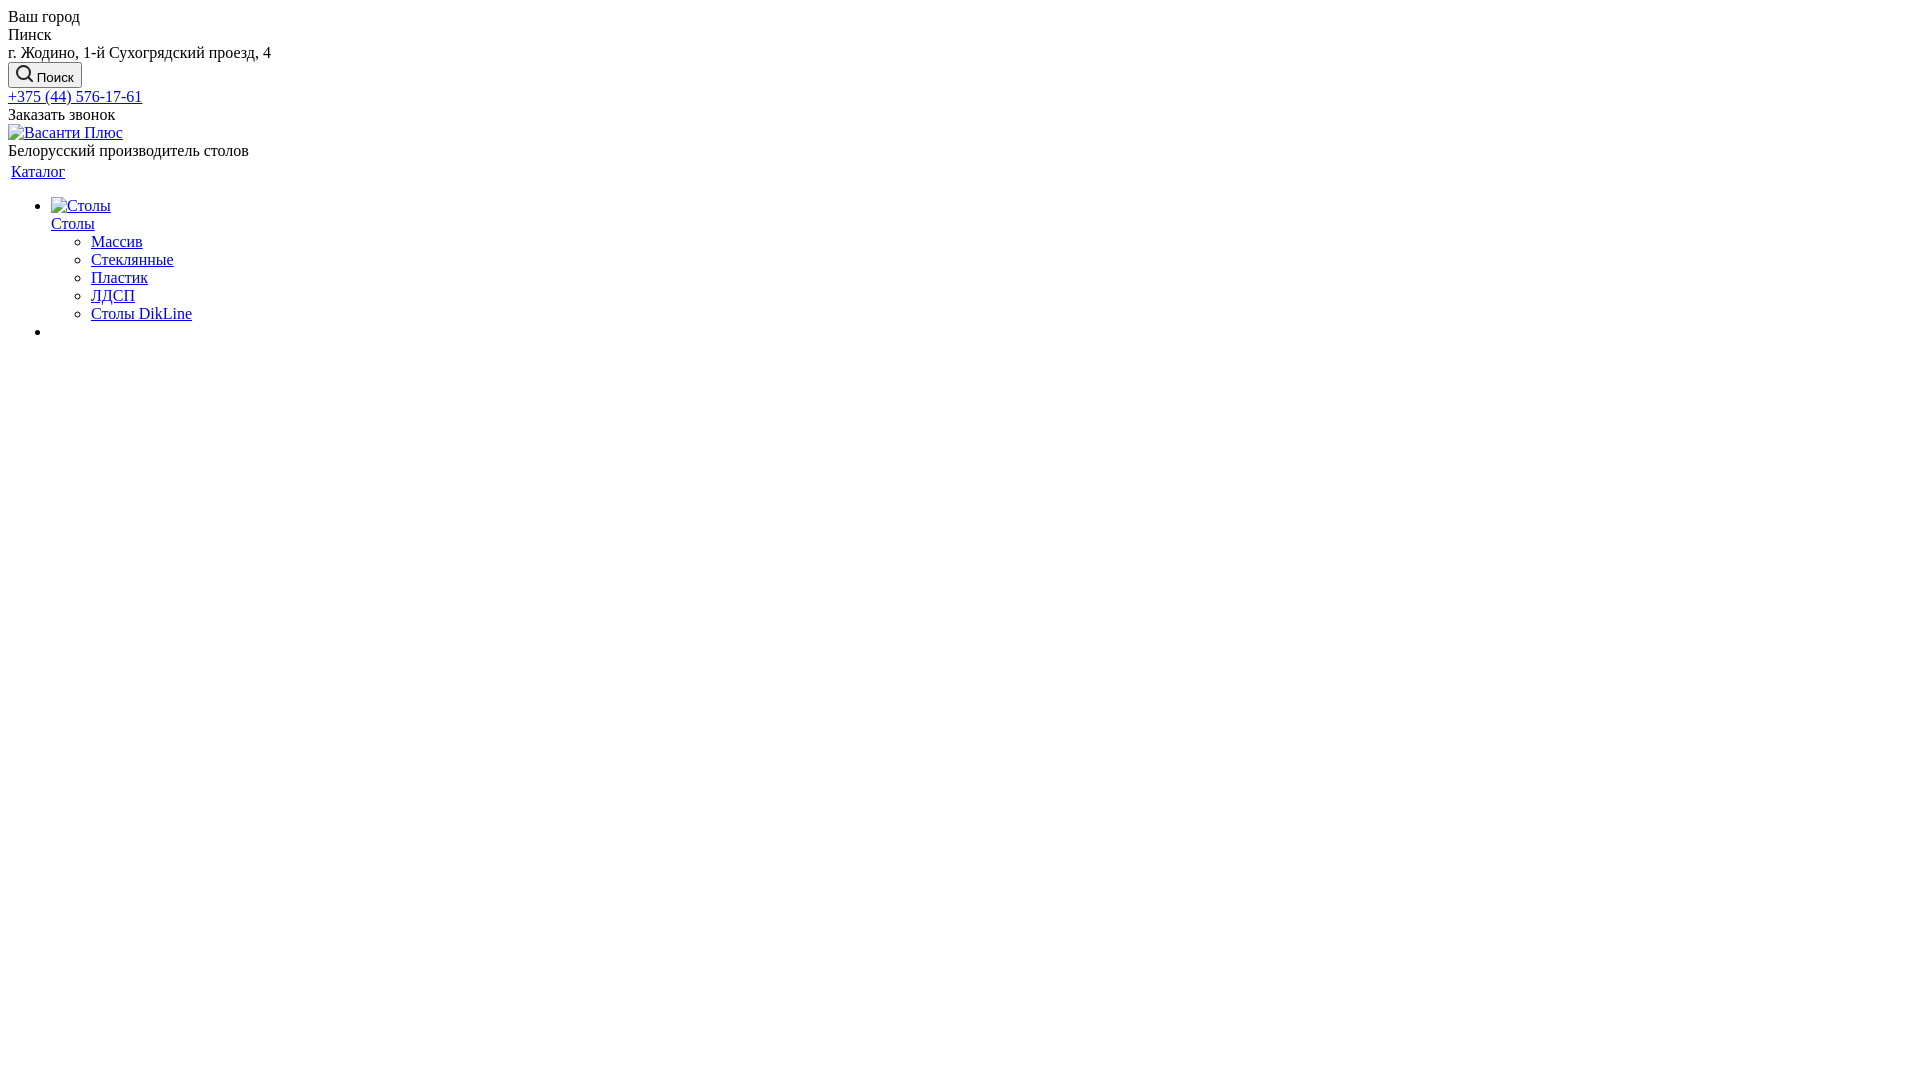 The image size is (1920, 1080). I want to click on '+375 (44) 576-17-61', so click(75, 96).